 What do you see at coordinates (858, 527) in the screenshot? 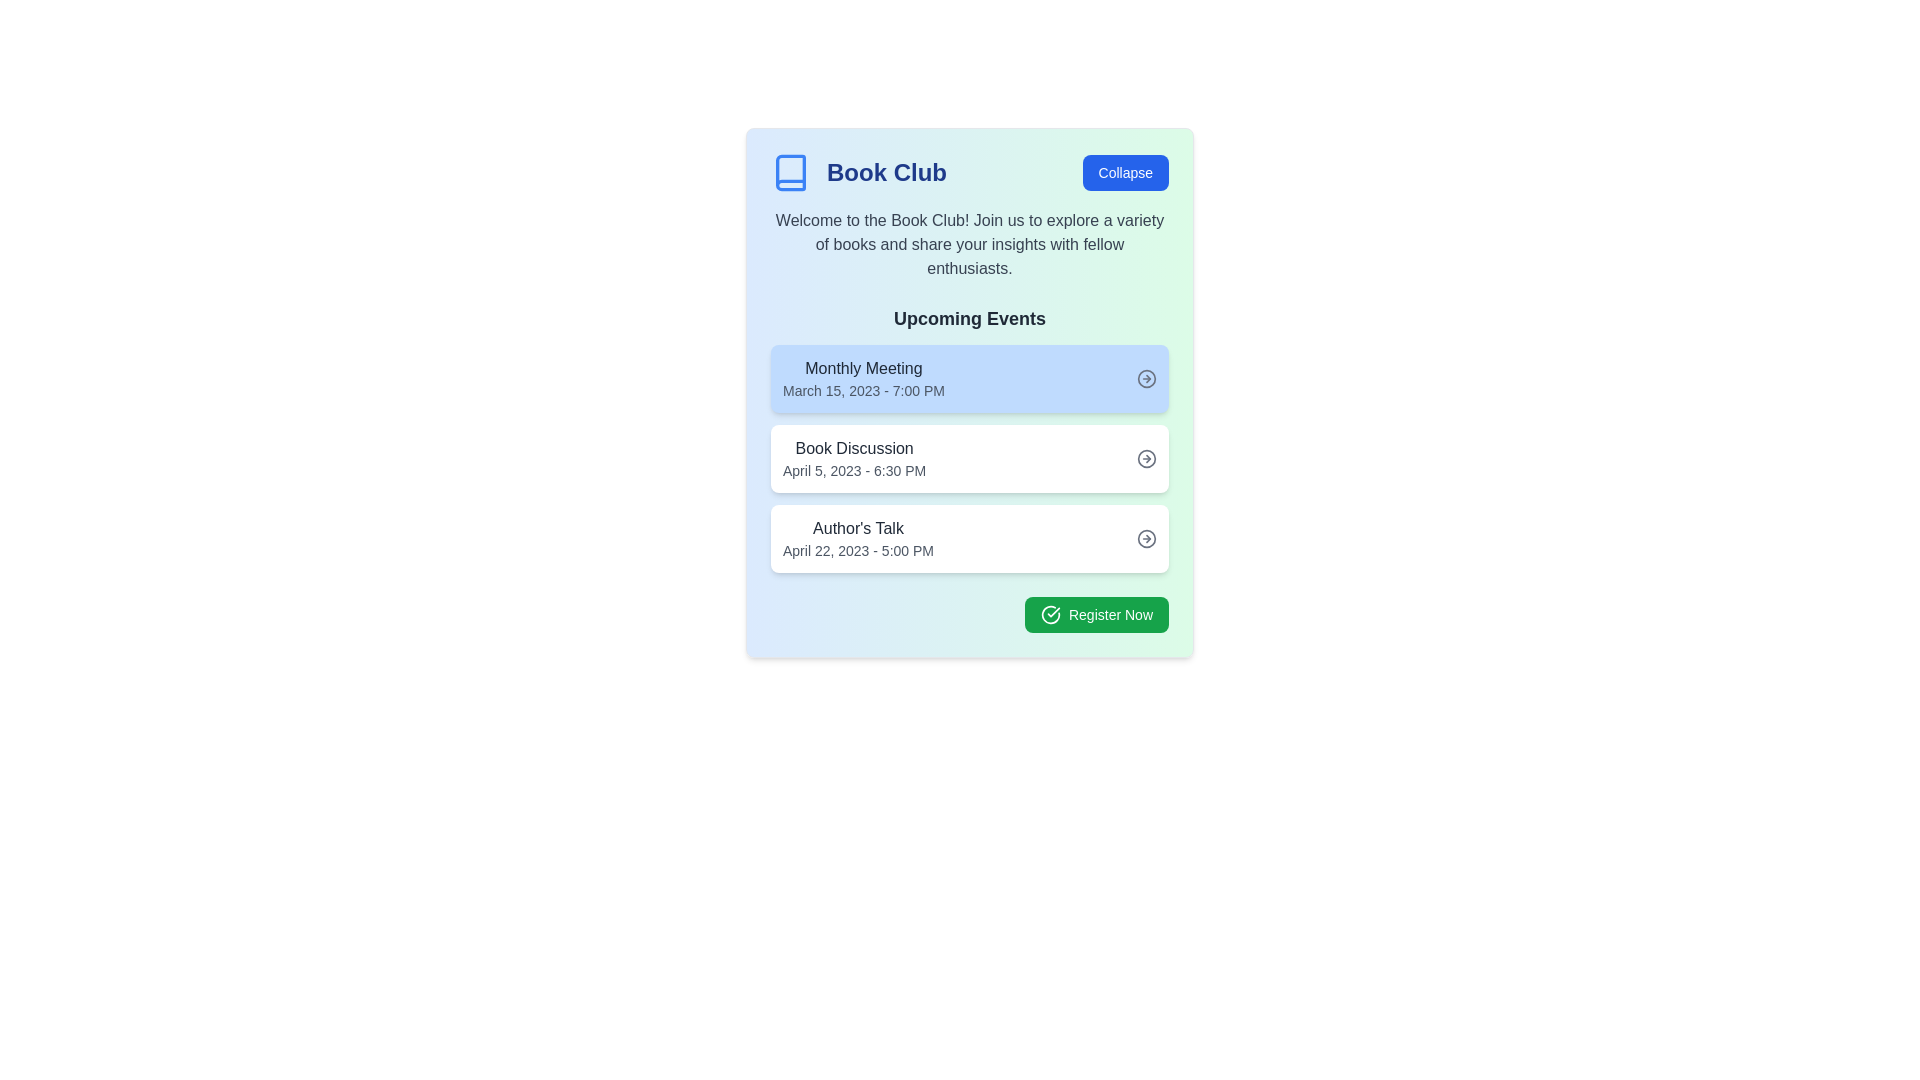
I see `text from the title or header of the third item in the 'Upcoming Events' list, which is positioned above the event details` at bounding box center [858, 527].